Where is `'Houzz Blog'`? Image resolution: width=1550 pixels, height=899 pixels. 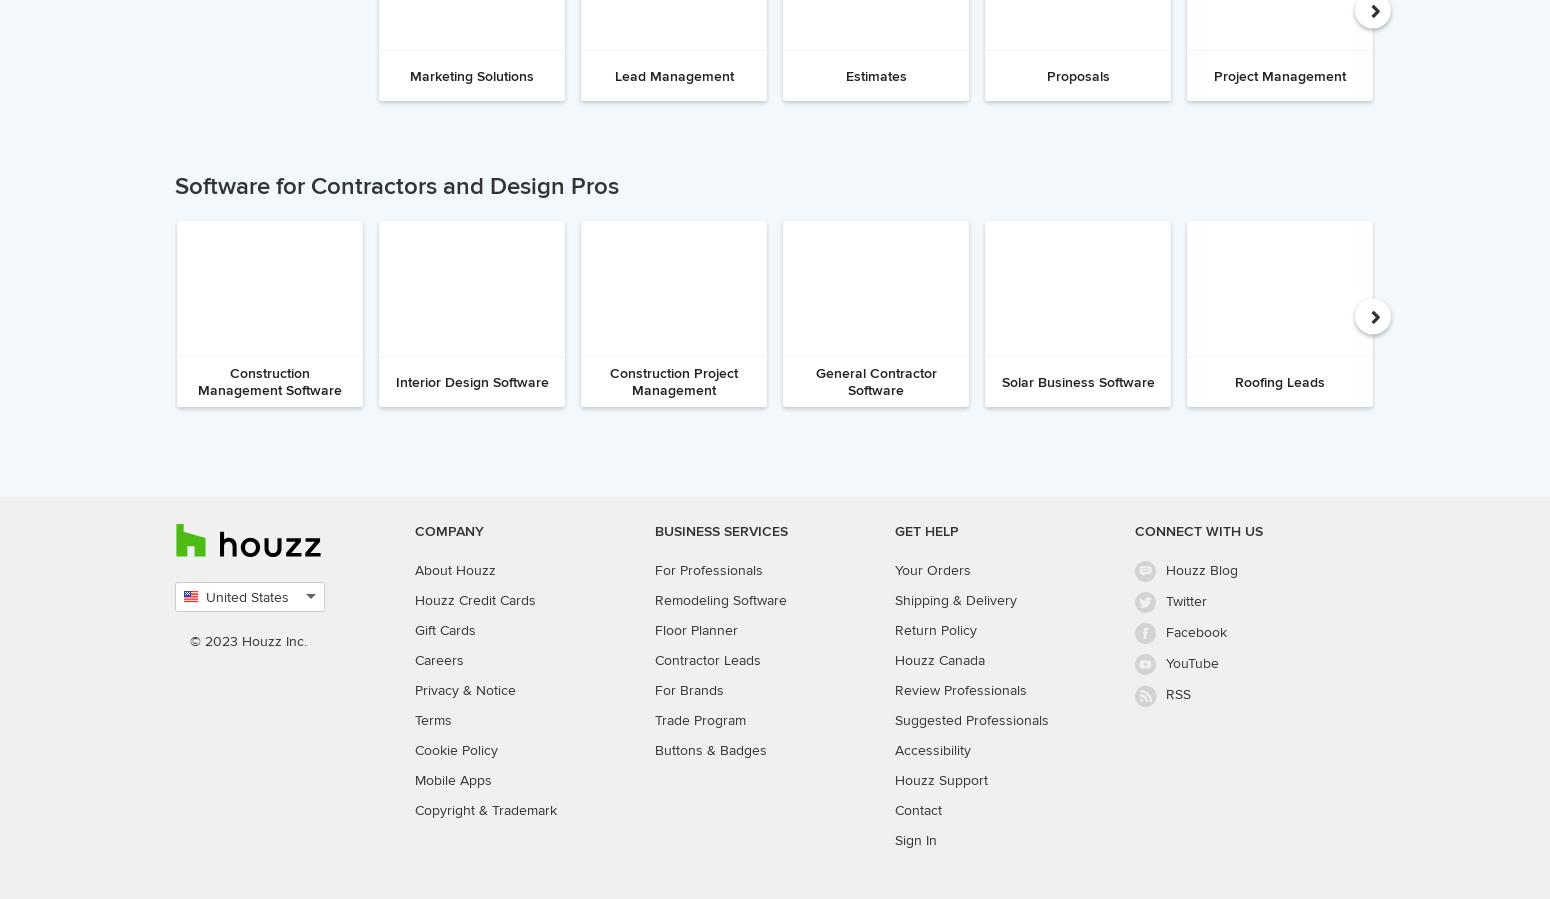
'Houzz Blog' is located at coordinates (1202, 569).